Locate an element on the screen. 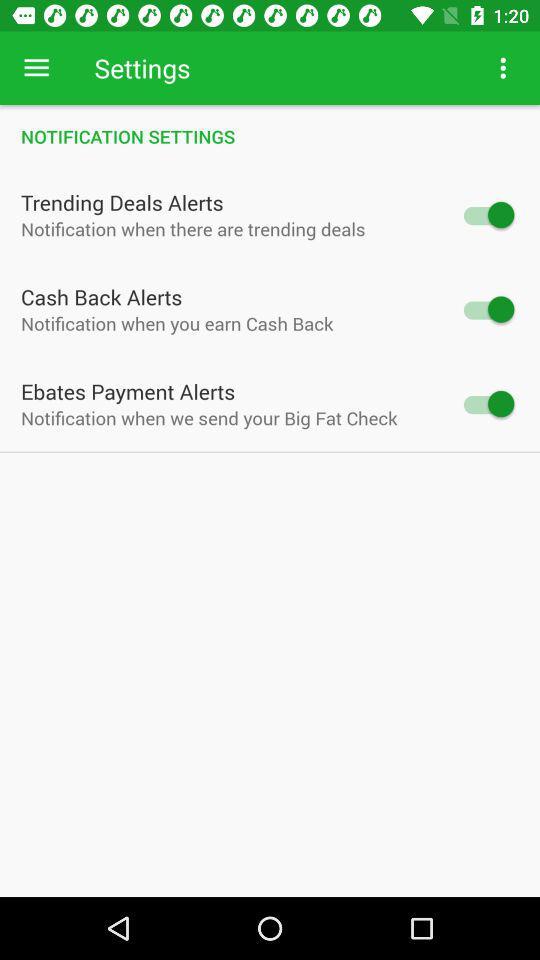  turn this setting off is located at coordinates (486, 215).